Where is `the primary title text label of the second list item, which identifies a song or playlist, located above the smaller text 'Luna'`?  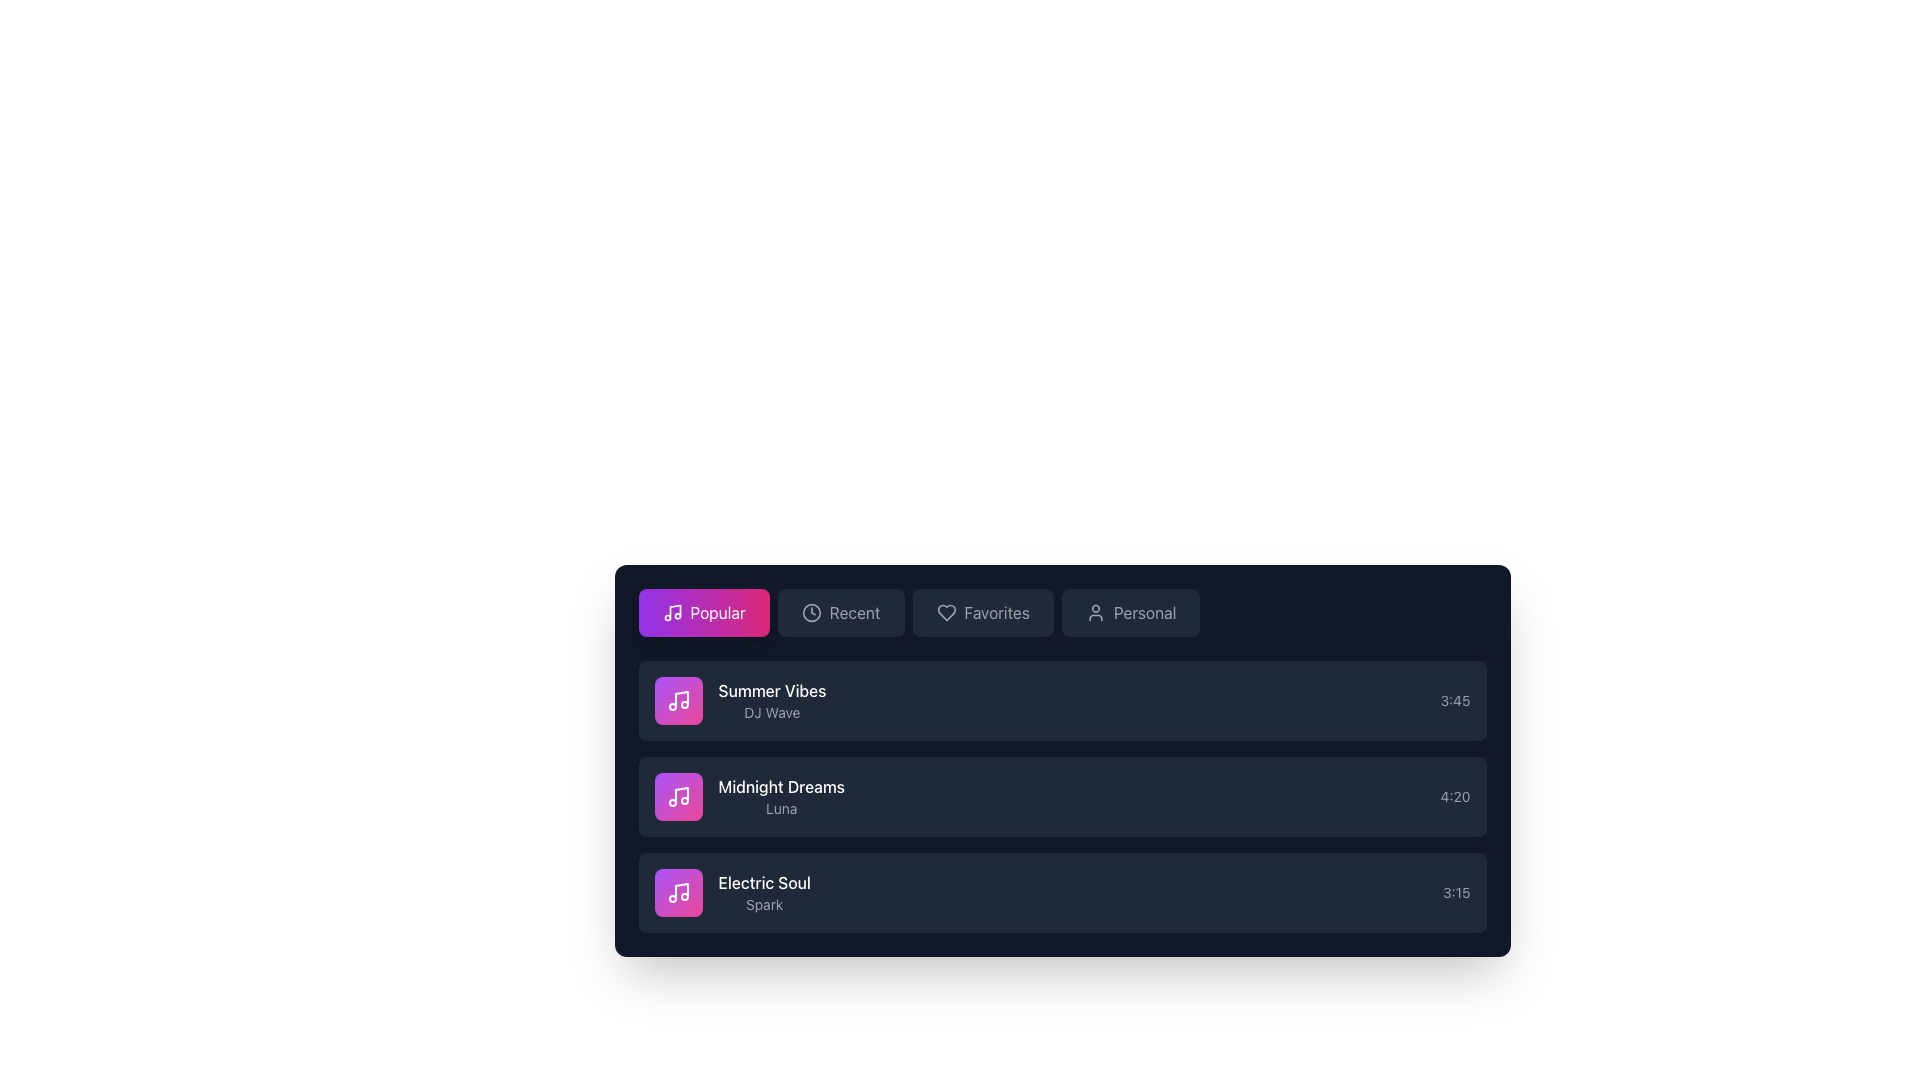
the primary title text label of the second list item, which identifies a song or playlist, located above the smaller text 'Luna' is located at coordinates (780, 785).